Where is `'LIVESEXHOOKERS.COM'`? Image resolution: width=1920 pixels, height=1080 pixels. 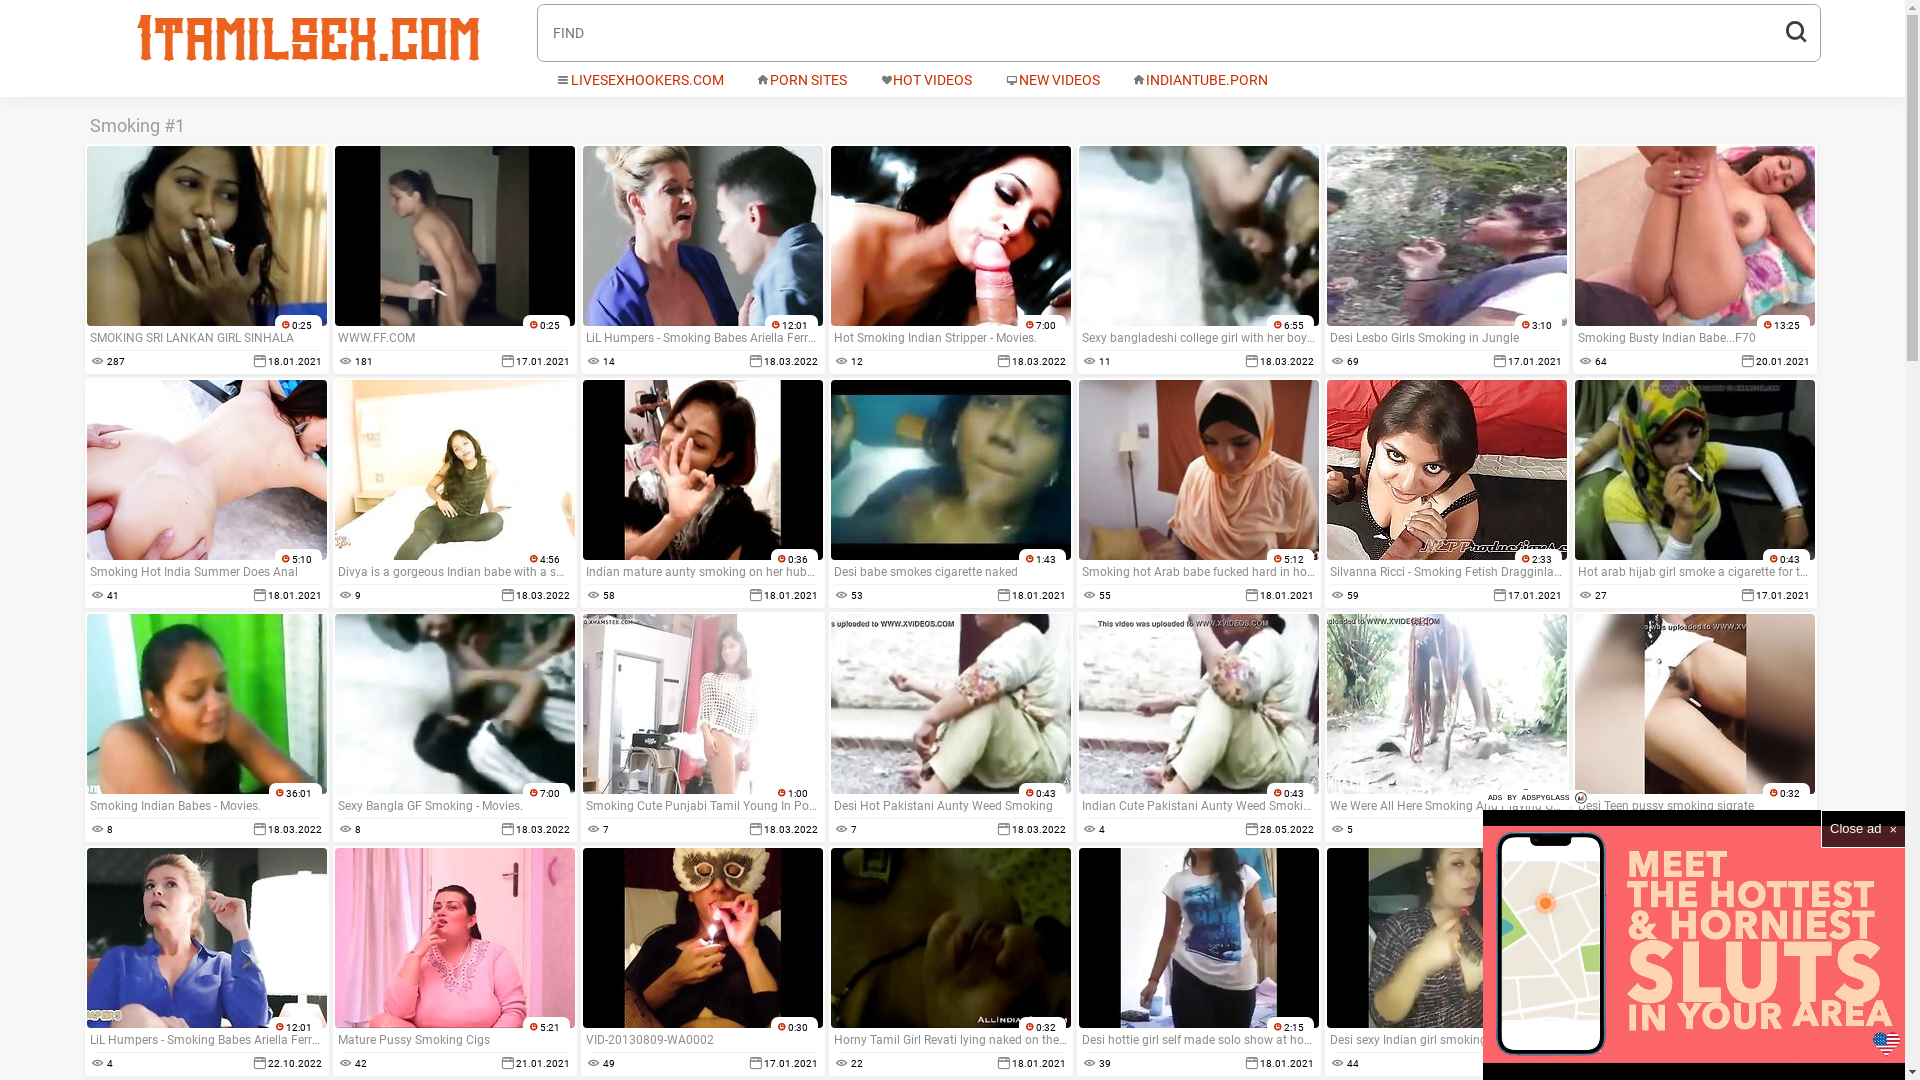
'LIVESEXHOOKERS.COM' is located at coordinates (638, 80).